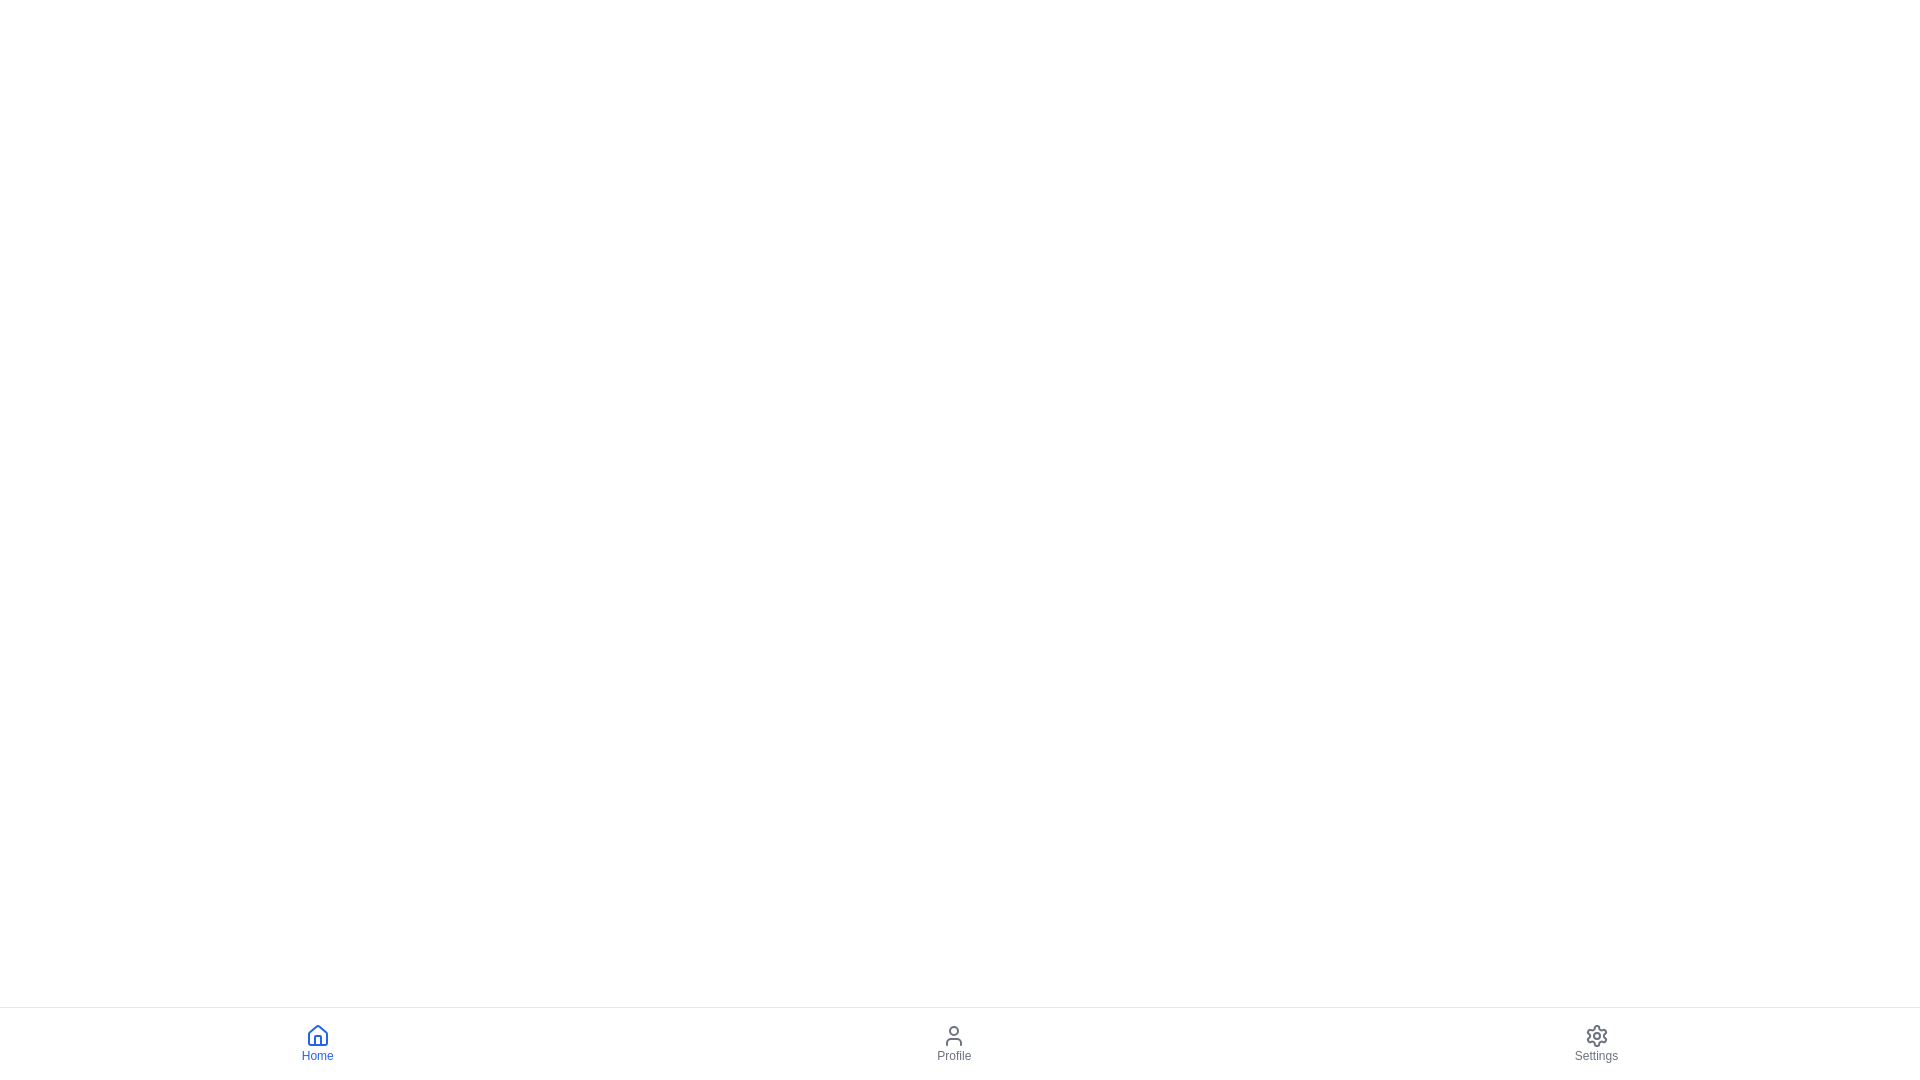  I want to click on the settings icon located in the middle-top of the 'Settings' button group in the bottom navigation bar, so click(1595, 1035).